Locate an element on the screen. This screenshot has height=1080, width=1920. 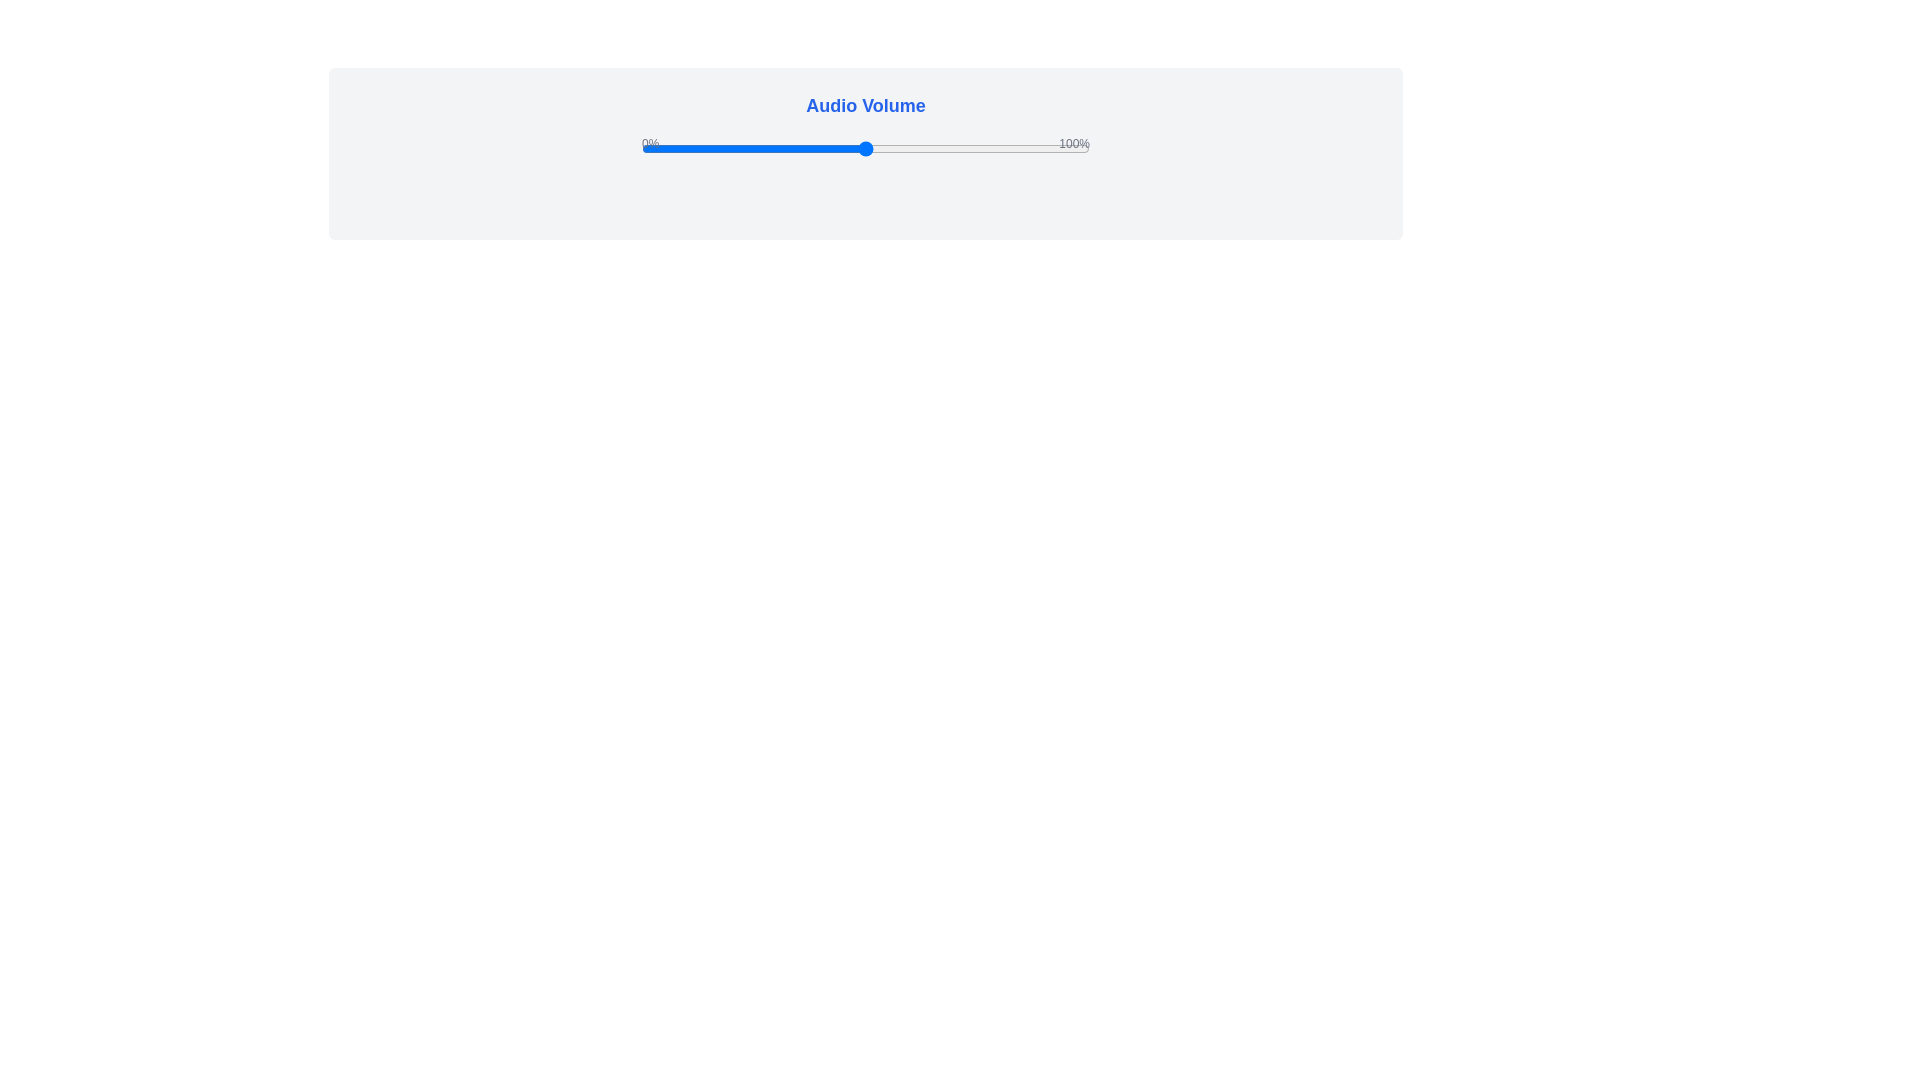
the audio volume is located at coordinates (834, 148).